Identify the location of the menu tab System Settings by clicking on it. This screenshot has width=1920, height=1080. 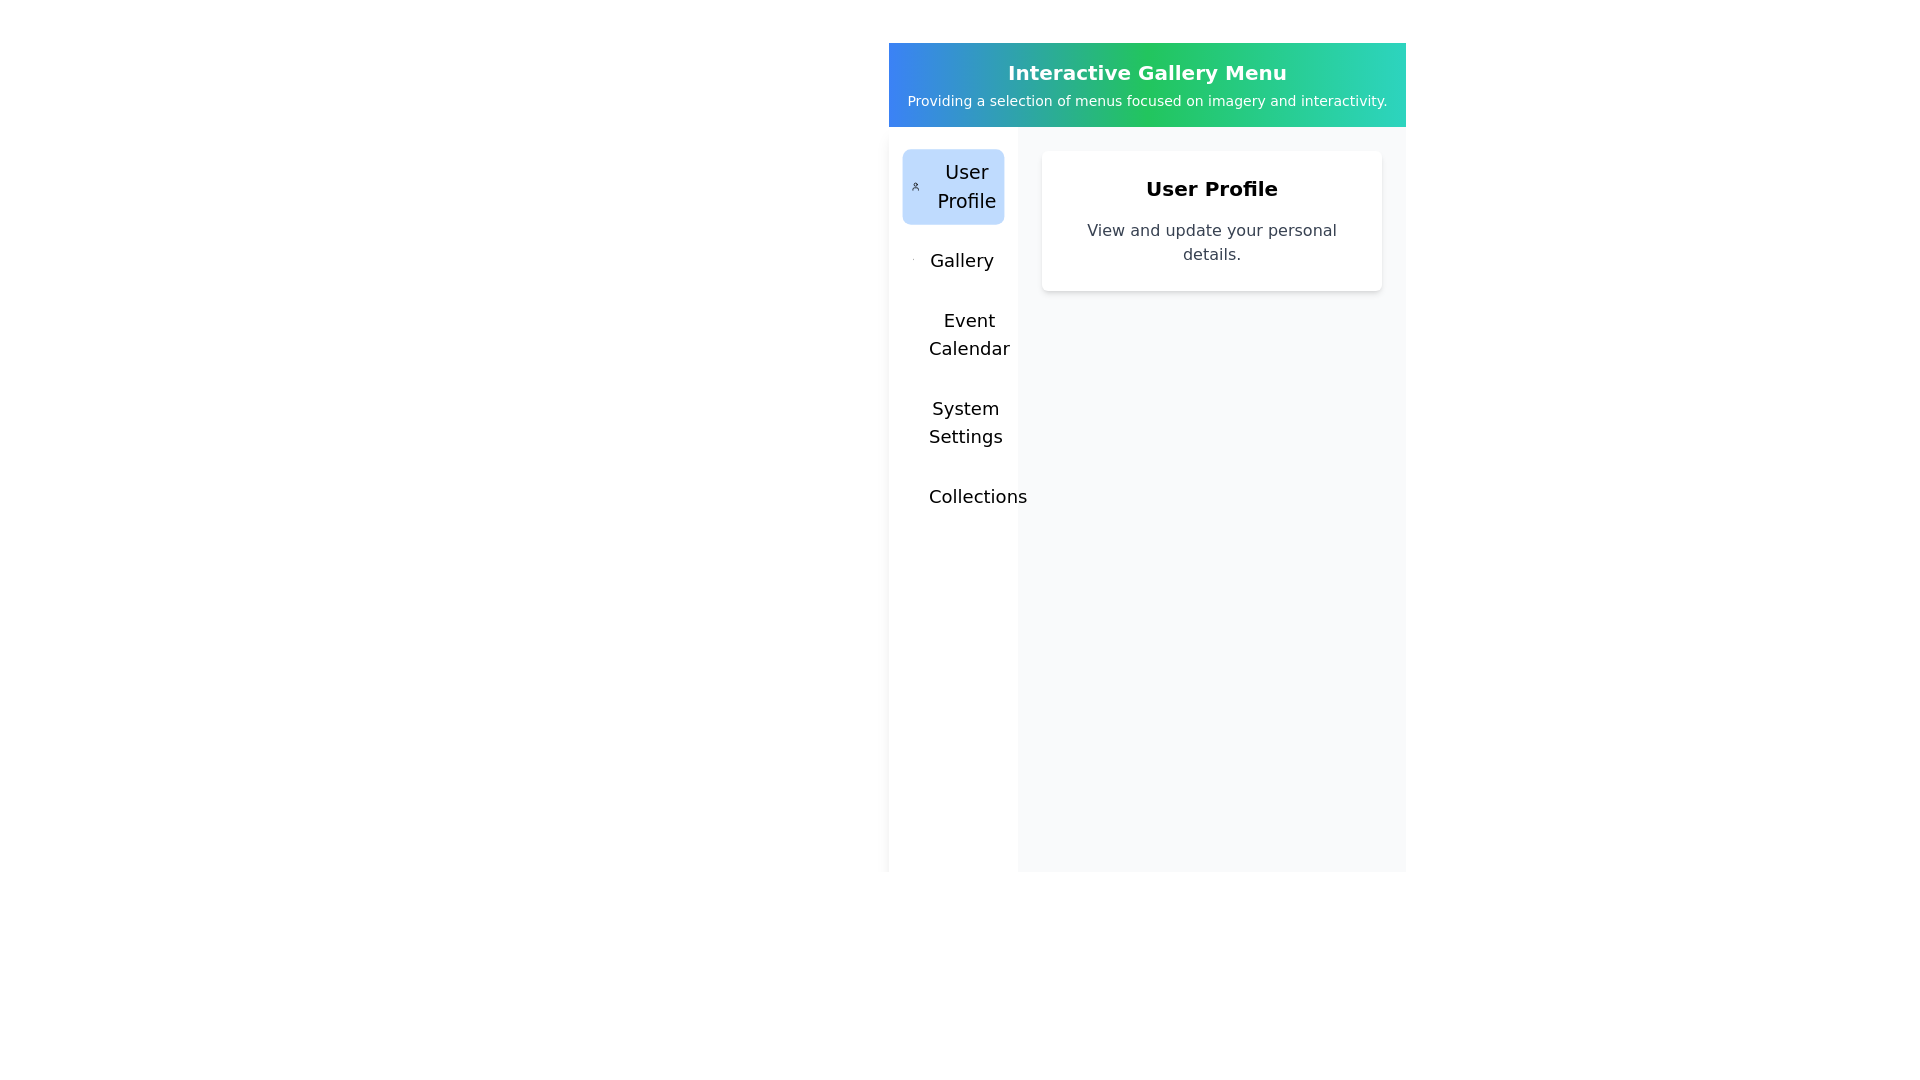
(952, 422).